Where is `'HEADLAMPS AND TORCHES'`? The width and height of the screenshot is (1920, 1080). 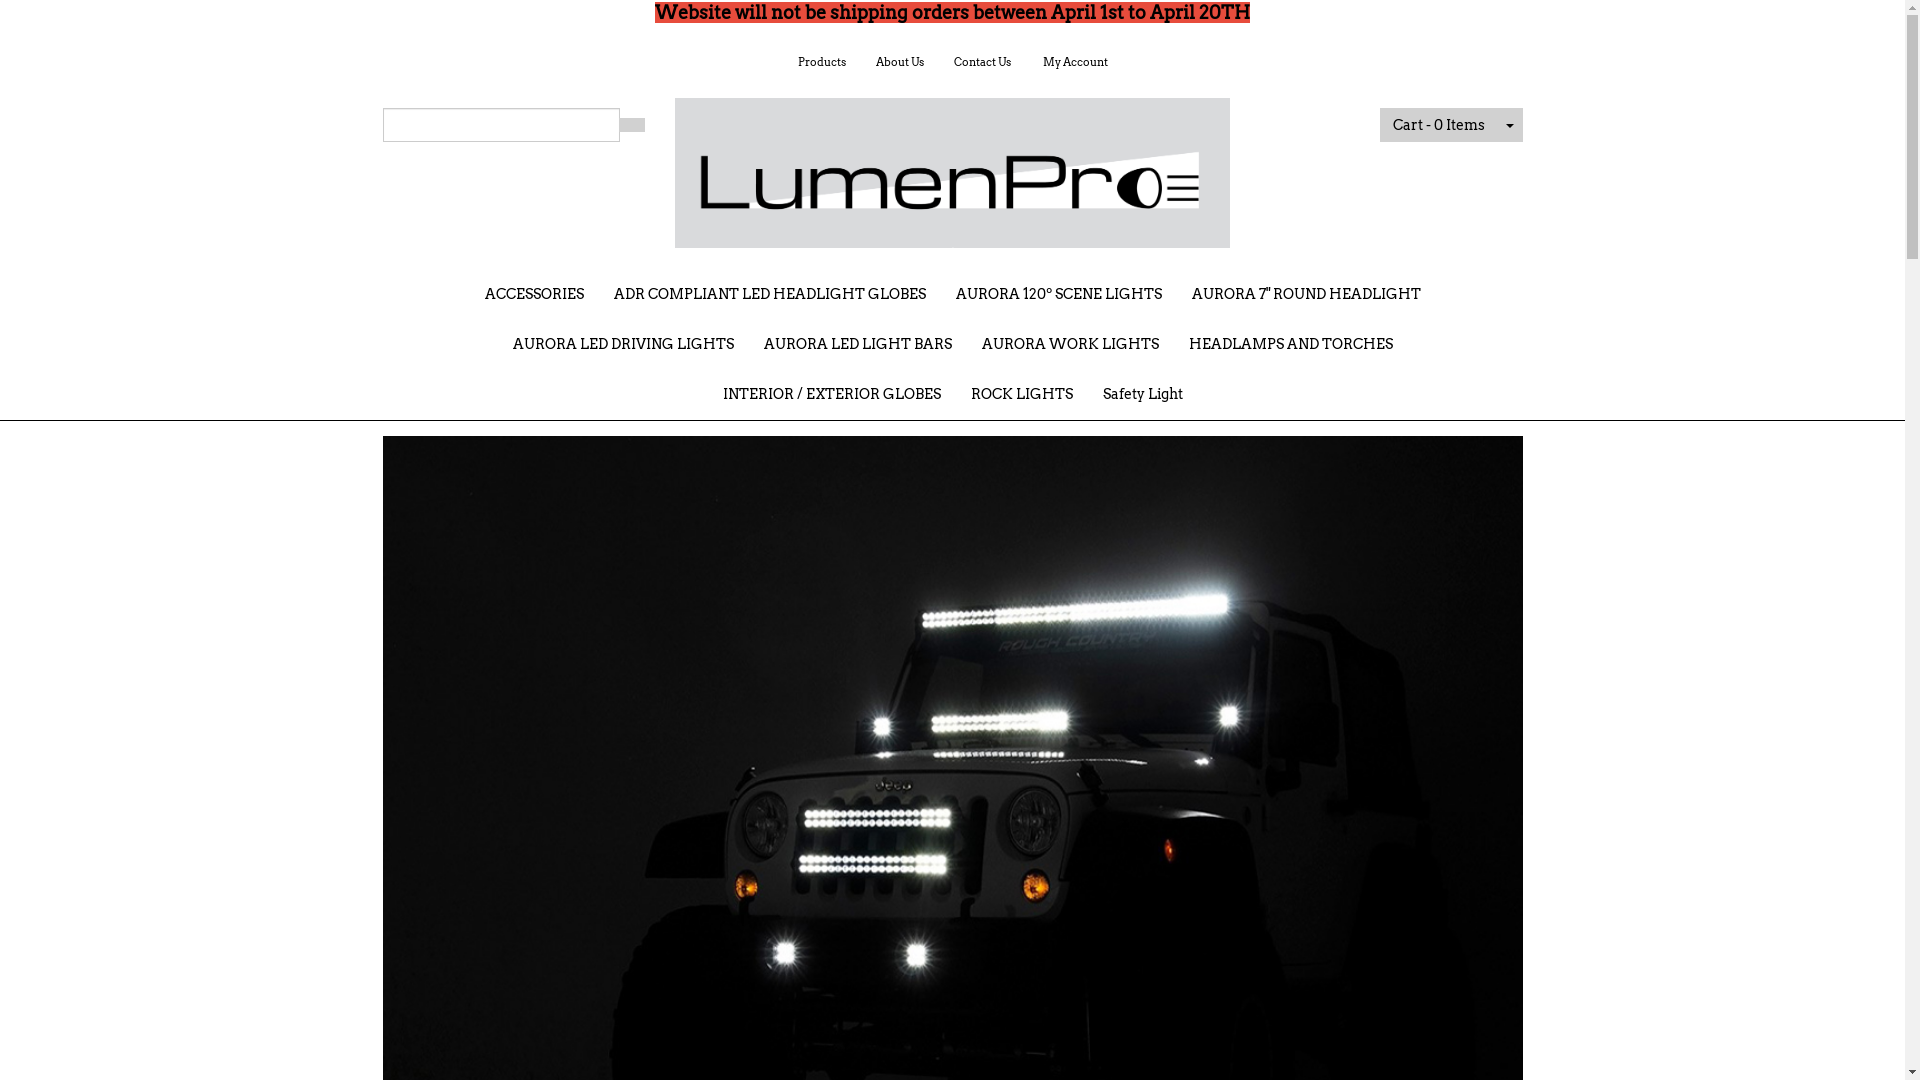
'HEADLAMPS AND TORCHES' is located at coordinates (1291, 342).